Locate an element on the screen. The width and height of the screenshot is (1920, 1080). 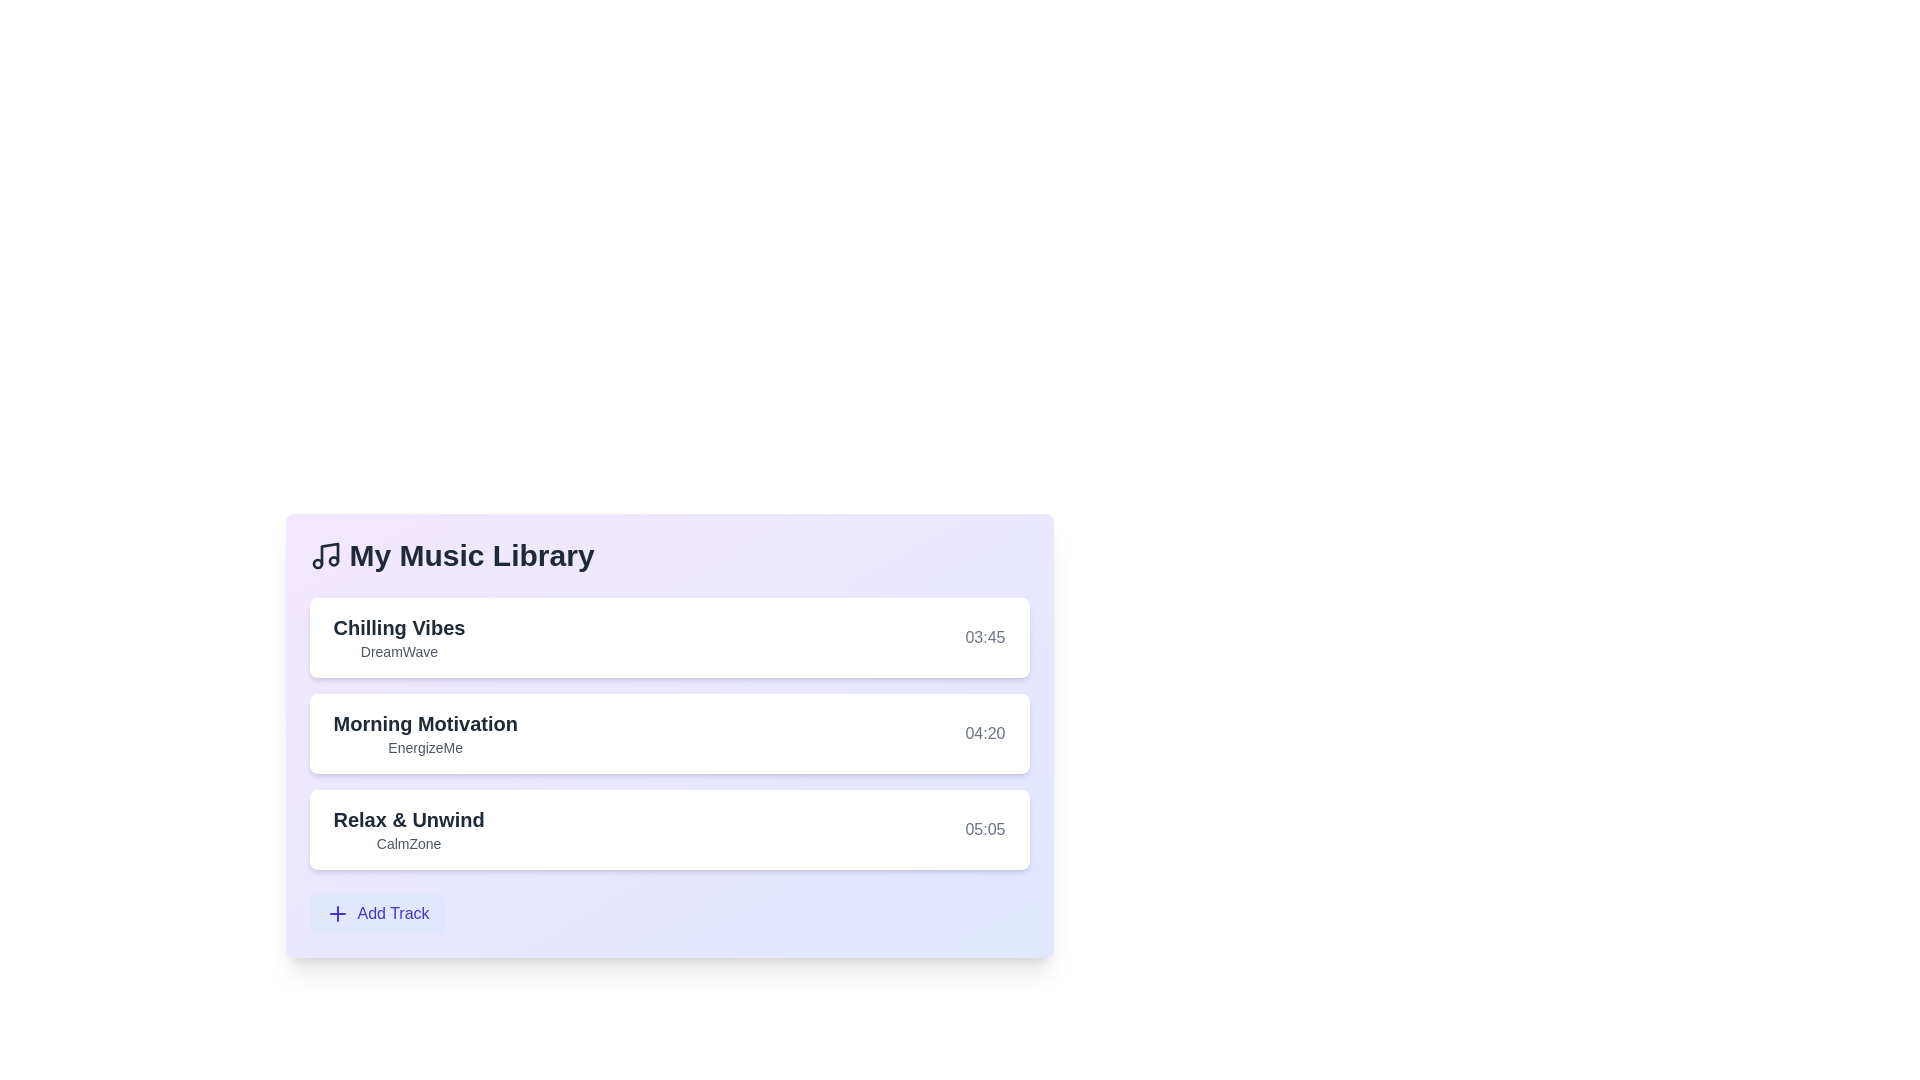
the track titled 'Relax & Unwind' to observe the scaling effect is located at coordinates (669, 829).